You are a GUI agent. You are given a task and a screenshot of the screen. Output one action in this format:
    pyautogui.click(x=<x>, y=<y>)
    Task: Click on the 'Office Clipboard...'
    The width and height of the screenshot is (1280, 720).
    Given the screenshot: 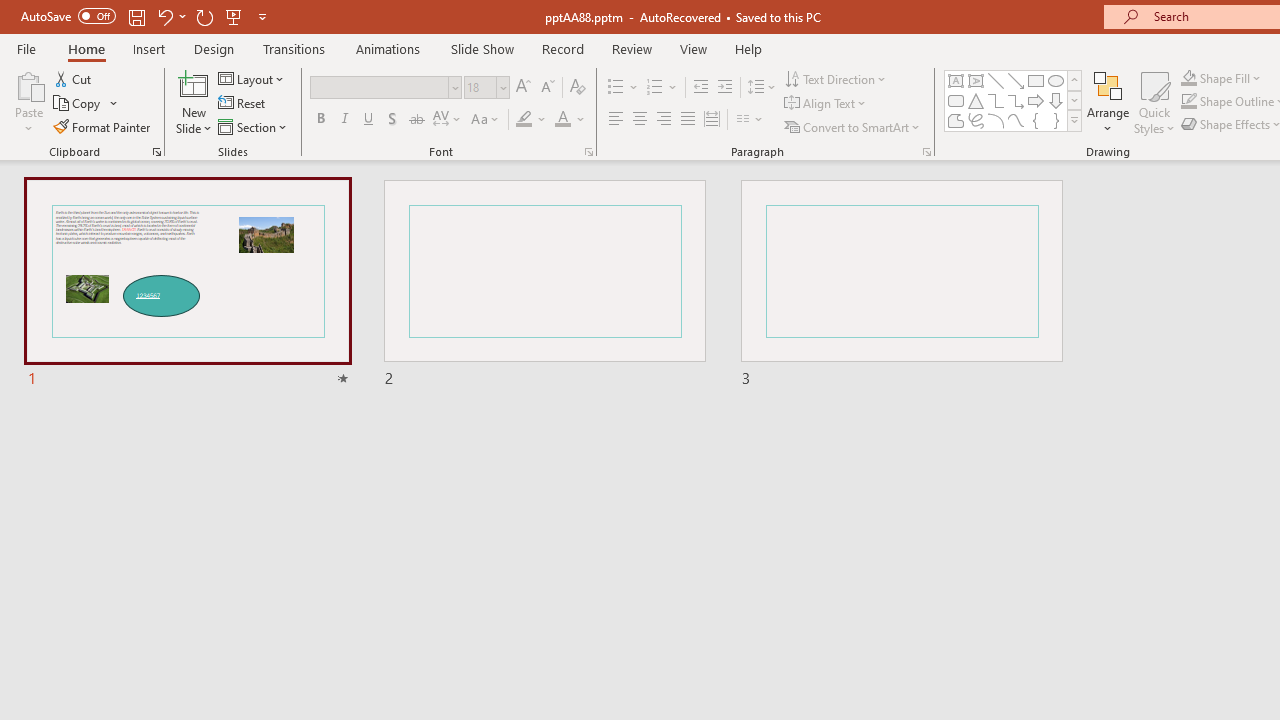 What is the action you would take?
    pyautogui.click(x=155, y=150)
    